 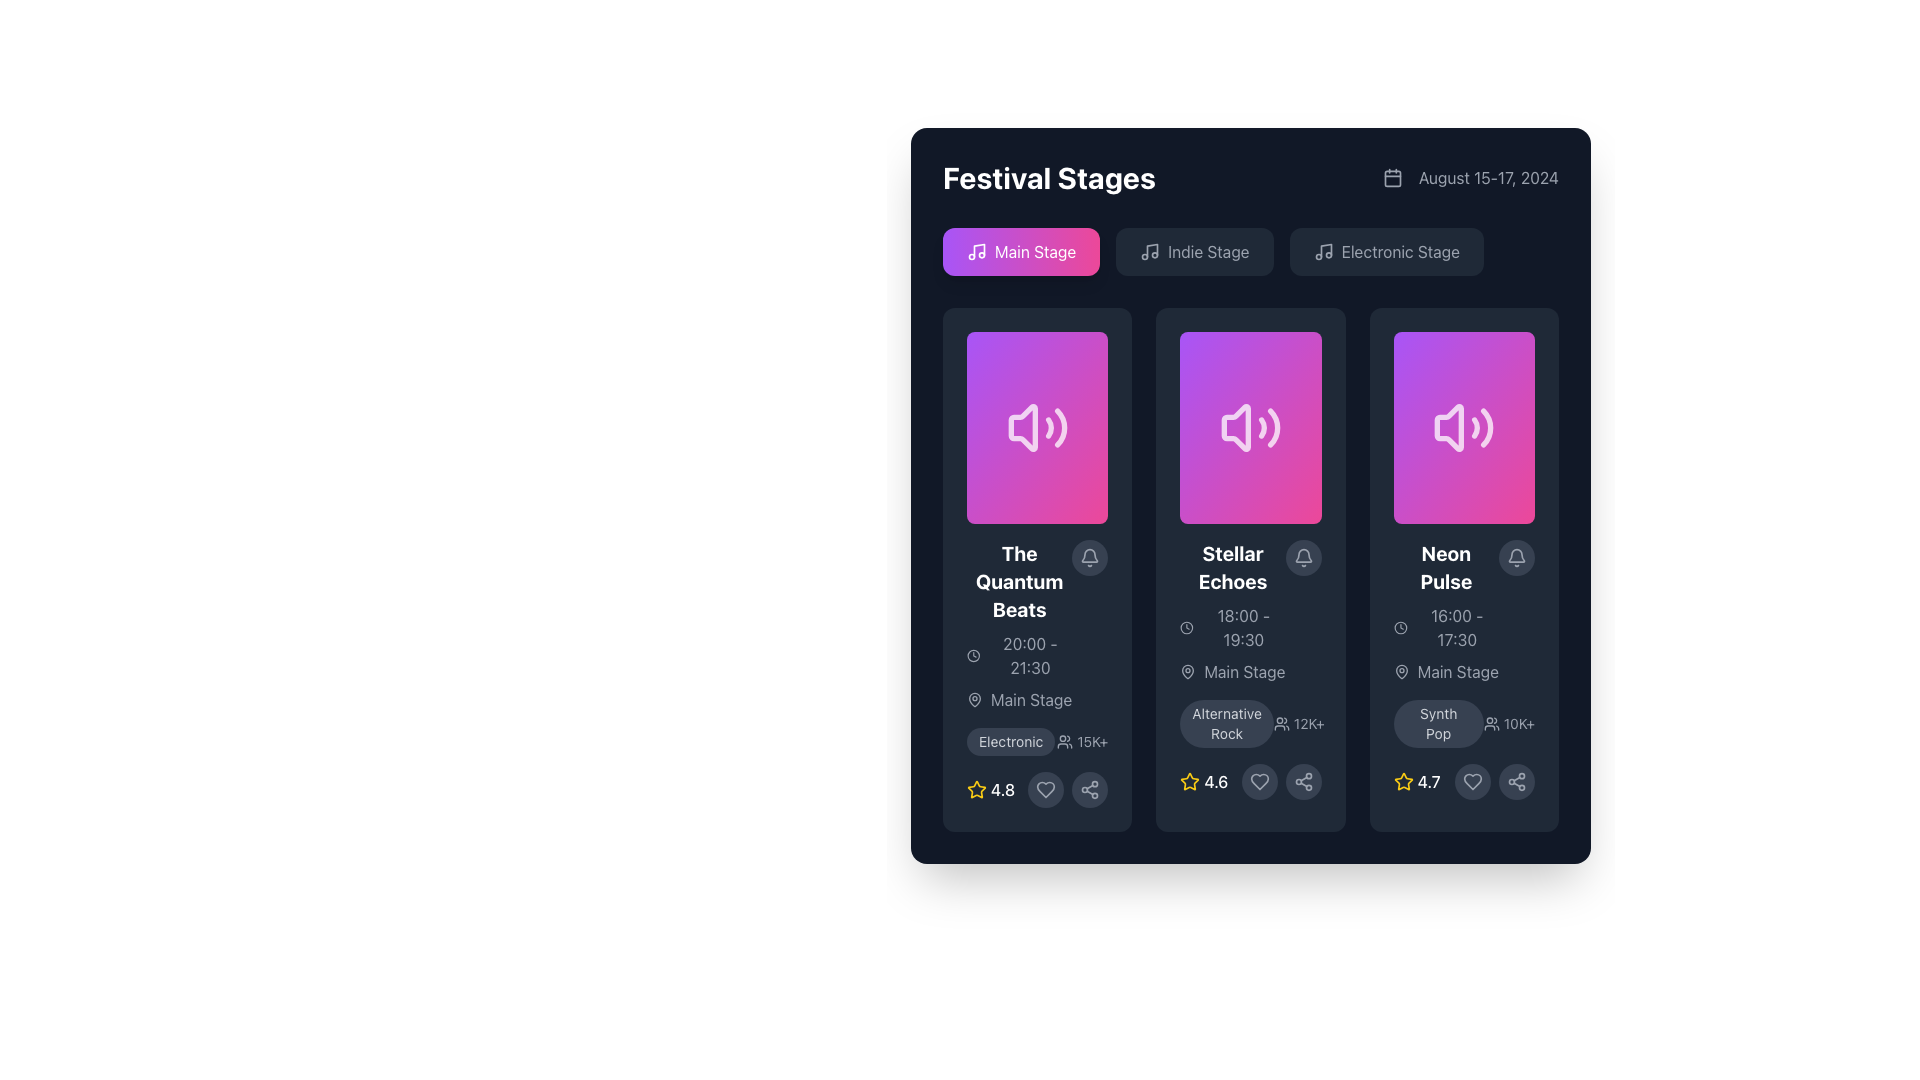 I want to click on the square-shaped decorative background element of the SVG-based calendar icon, which is styled in a neutral color scheme and positioned in the top-right corner of the interface, next to the date 'August 15–17, 2024', so click(x=1391, y=177).